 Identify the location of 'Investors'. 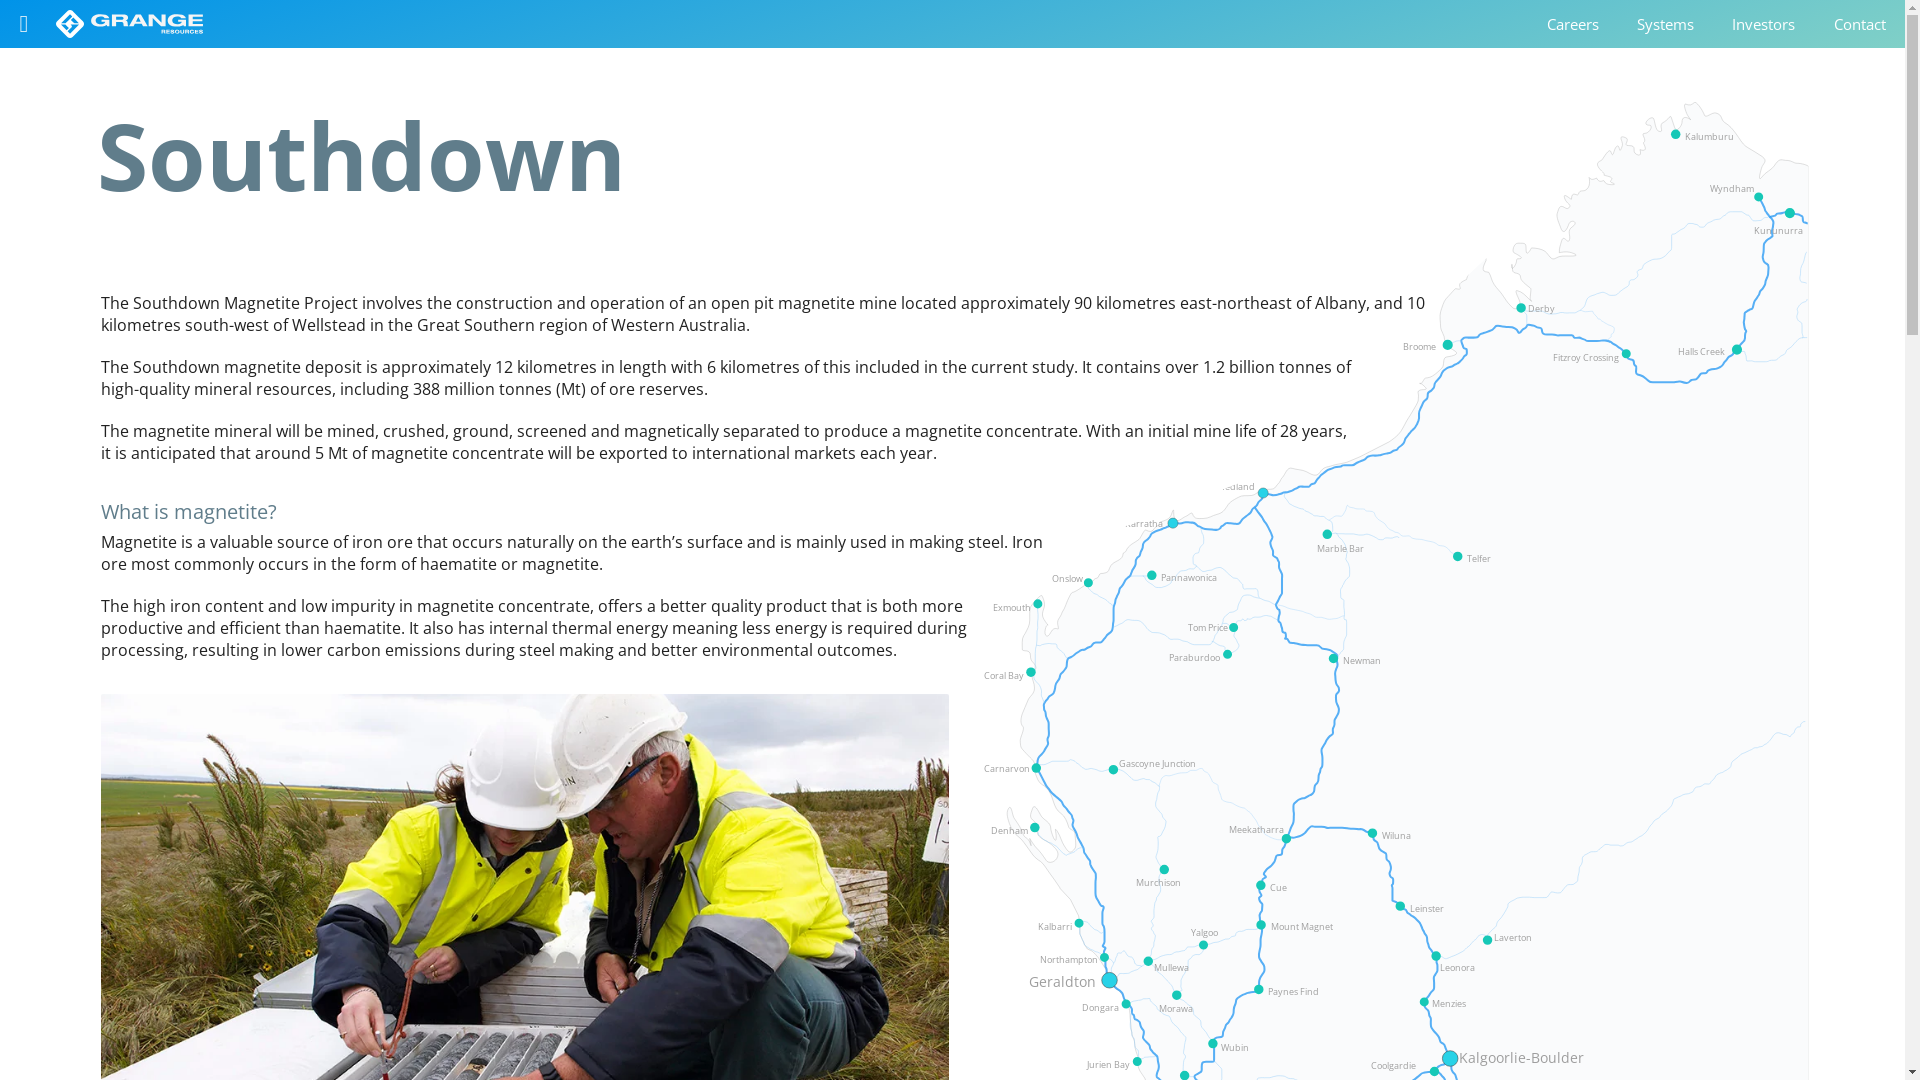
(1763, 23).